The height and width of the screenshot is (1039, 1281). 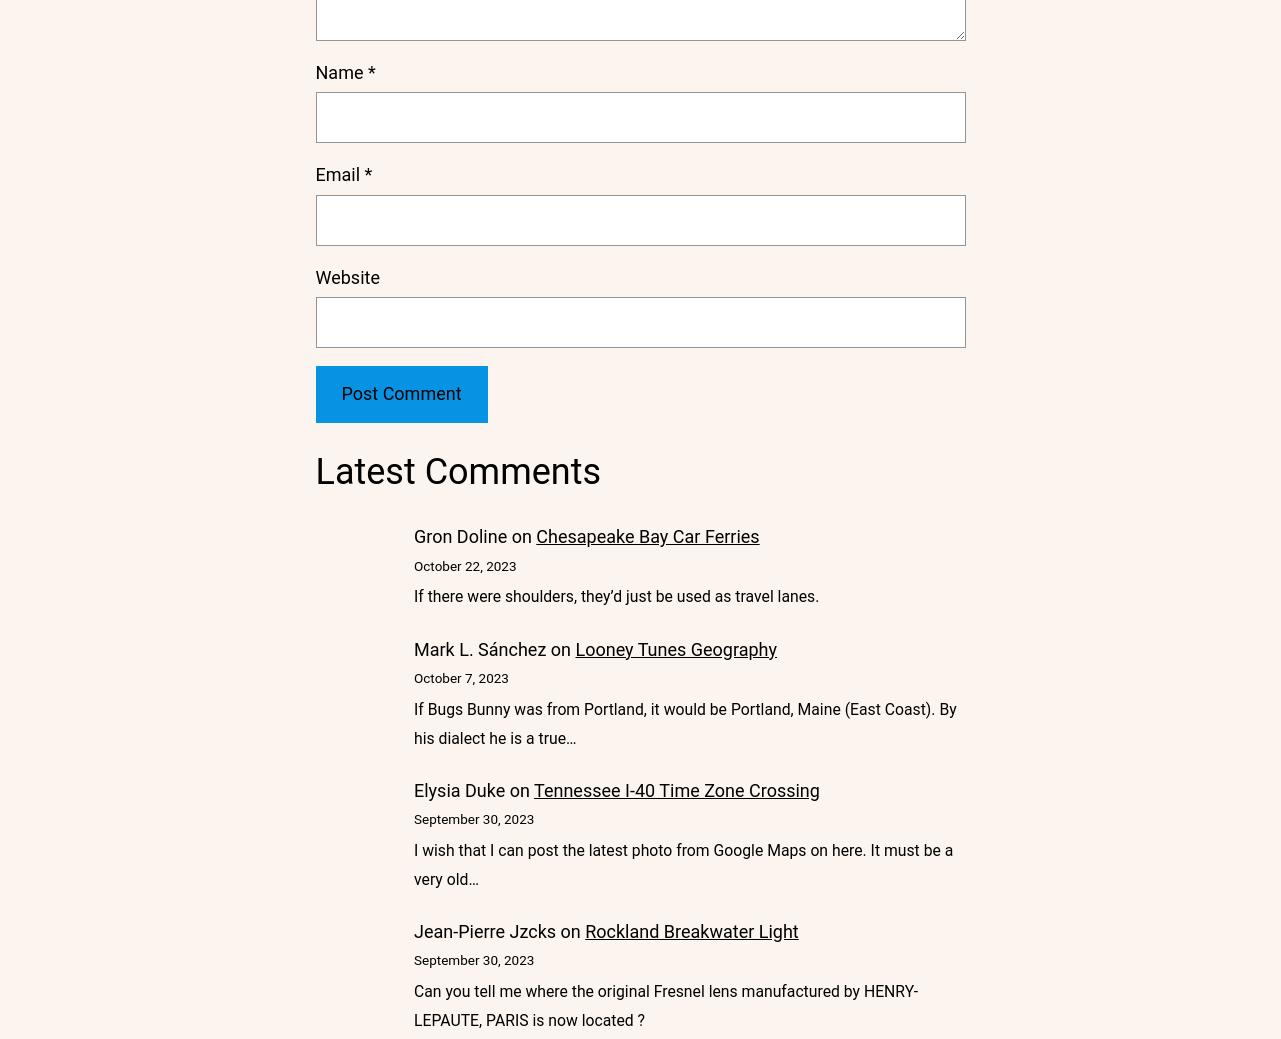 I want to click on 'If Bugs Bunny was from Portland, it would be Portland, Maine (East Coast). By his dialect he is a true…', so click(x=683, y=722).